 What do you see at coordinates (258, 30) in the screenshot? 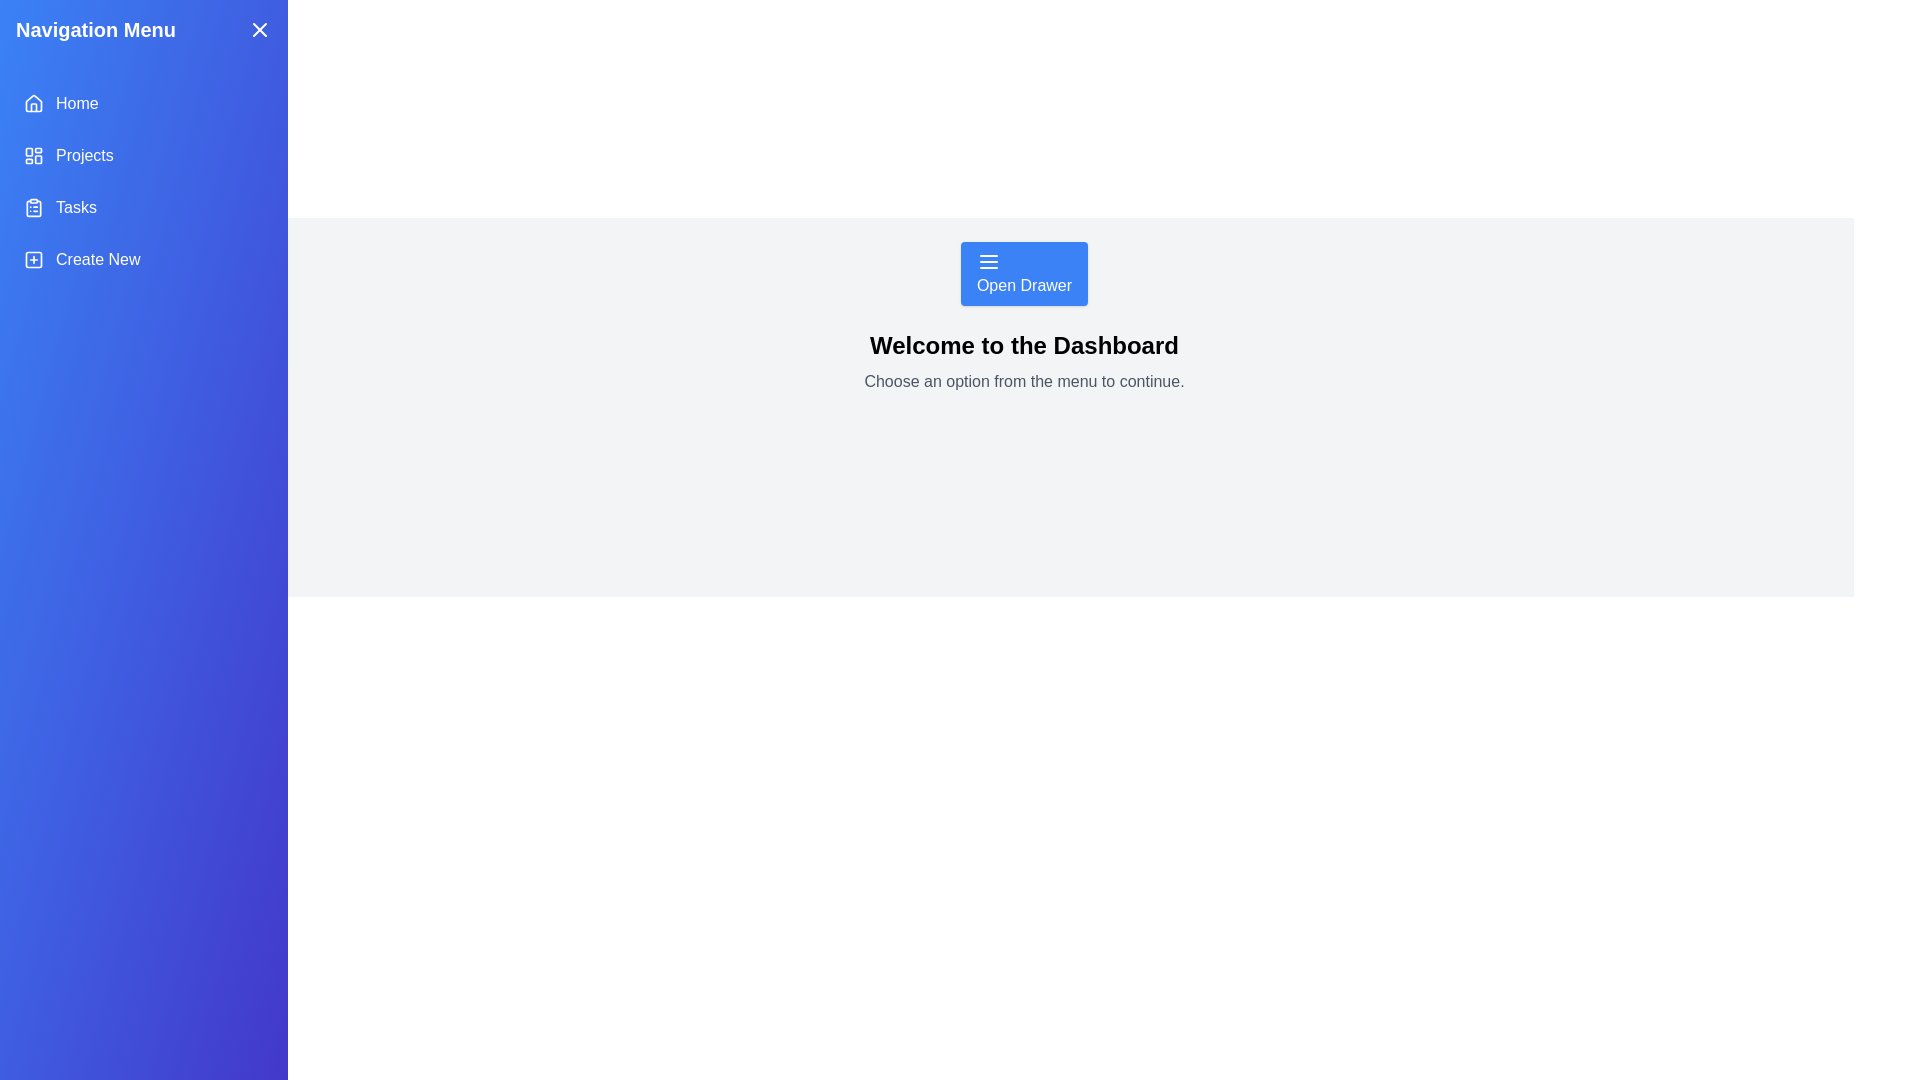
I see `the close button in the navigation drawer` at bounding box center [258, 30].